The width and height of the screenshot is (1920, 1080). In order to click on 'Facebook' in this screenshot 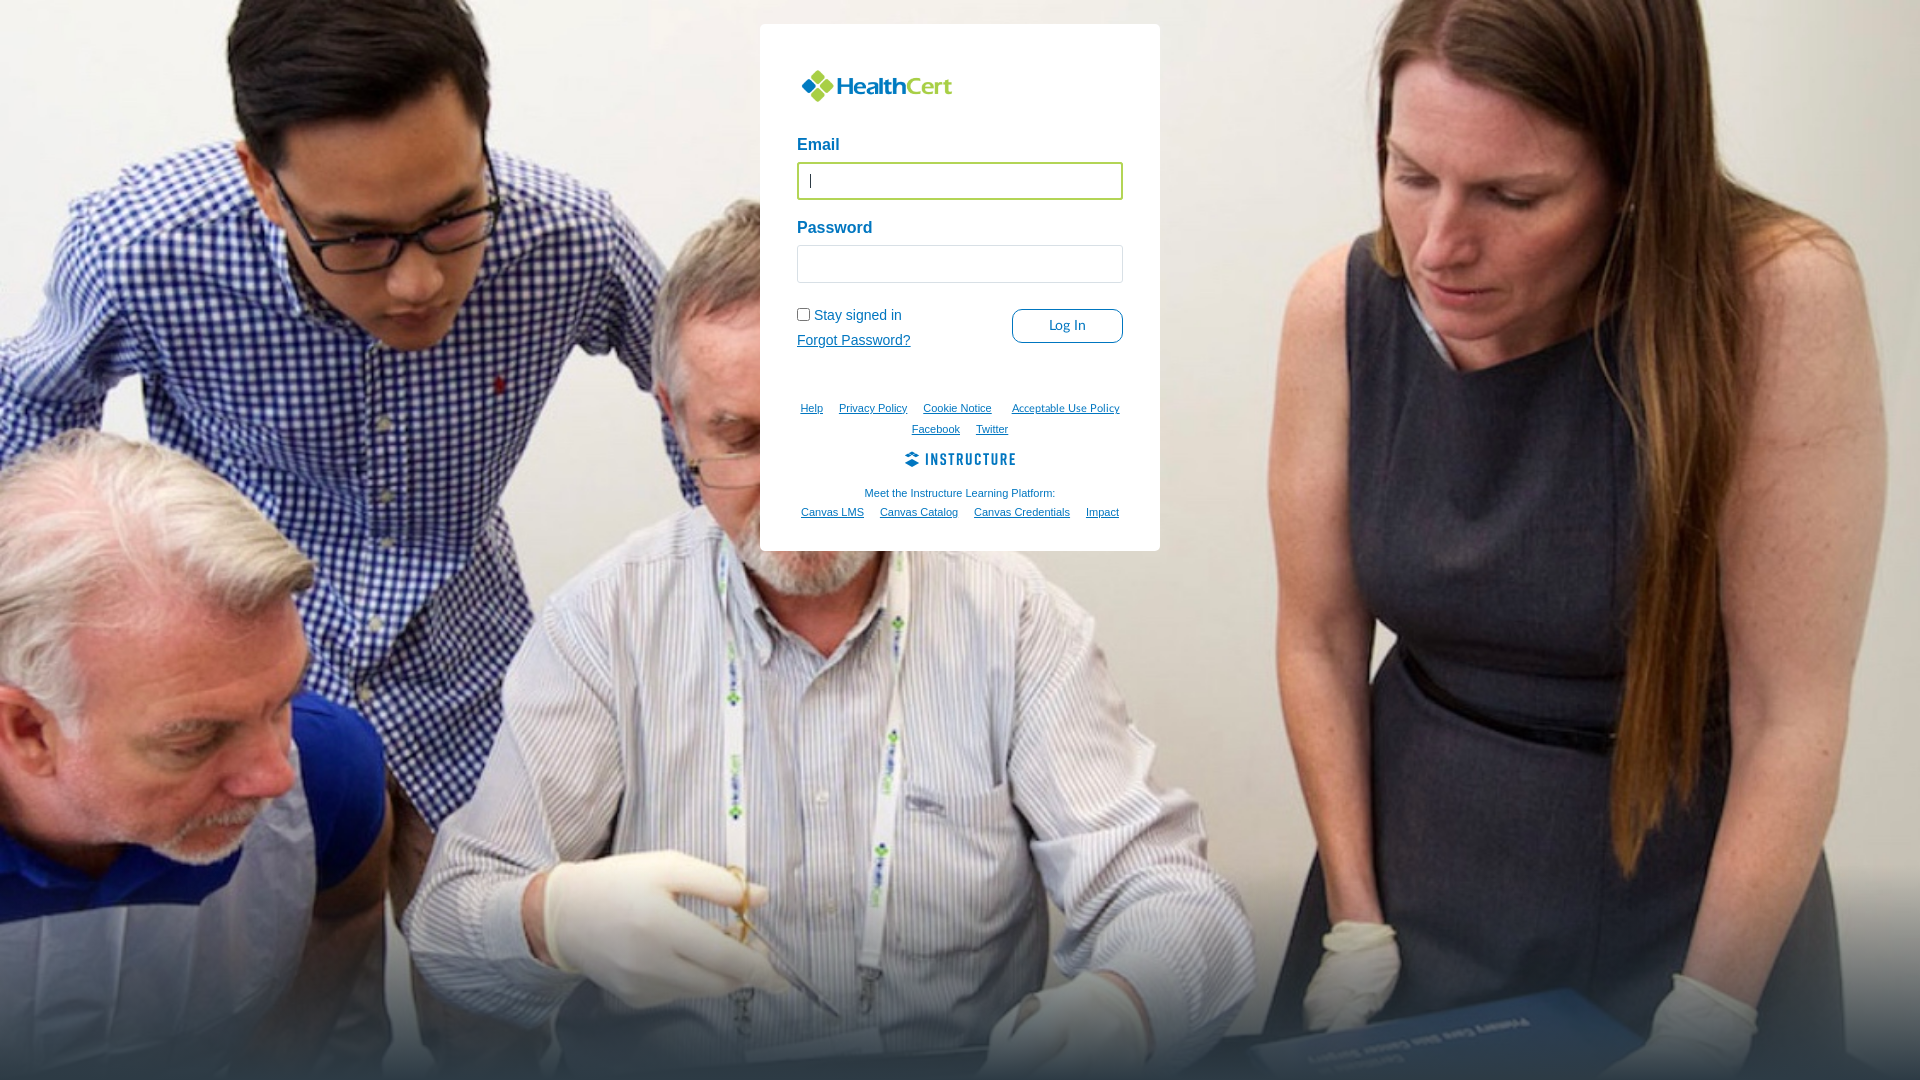, I will do `click(905, 427)`.